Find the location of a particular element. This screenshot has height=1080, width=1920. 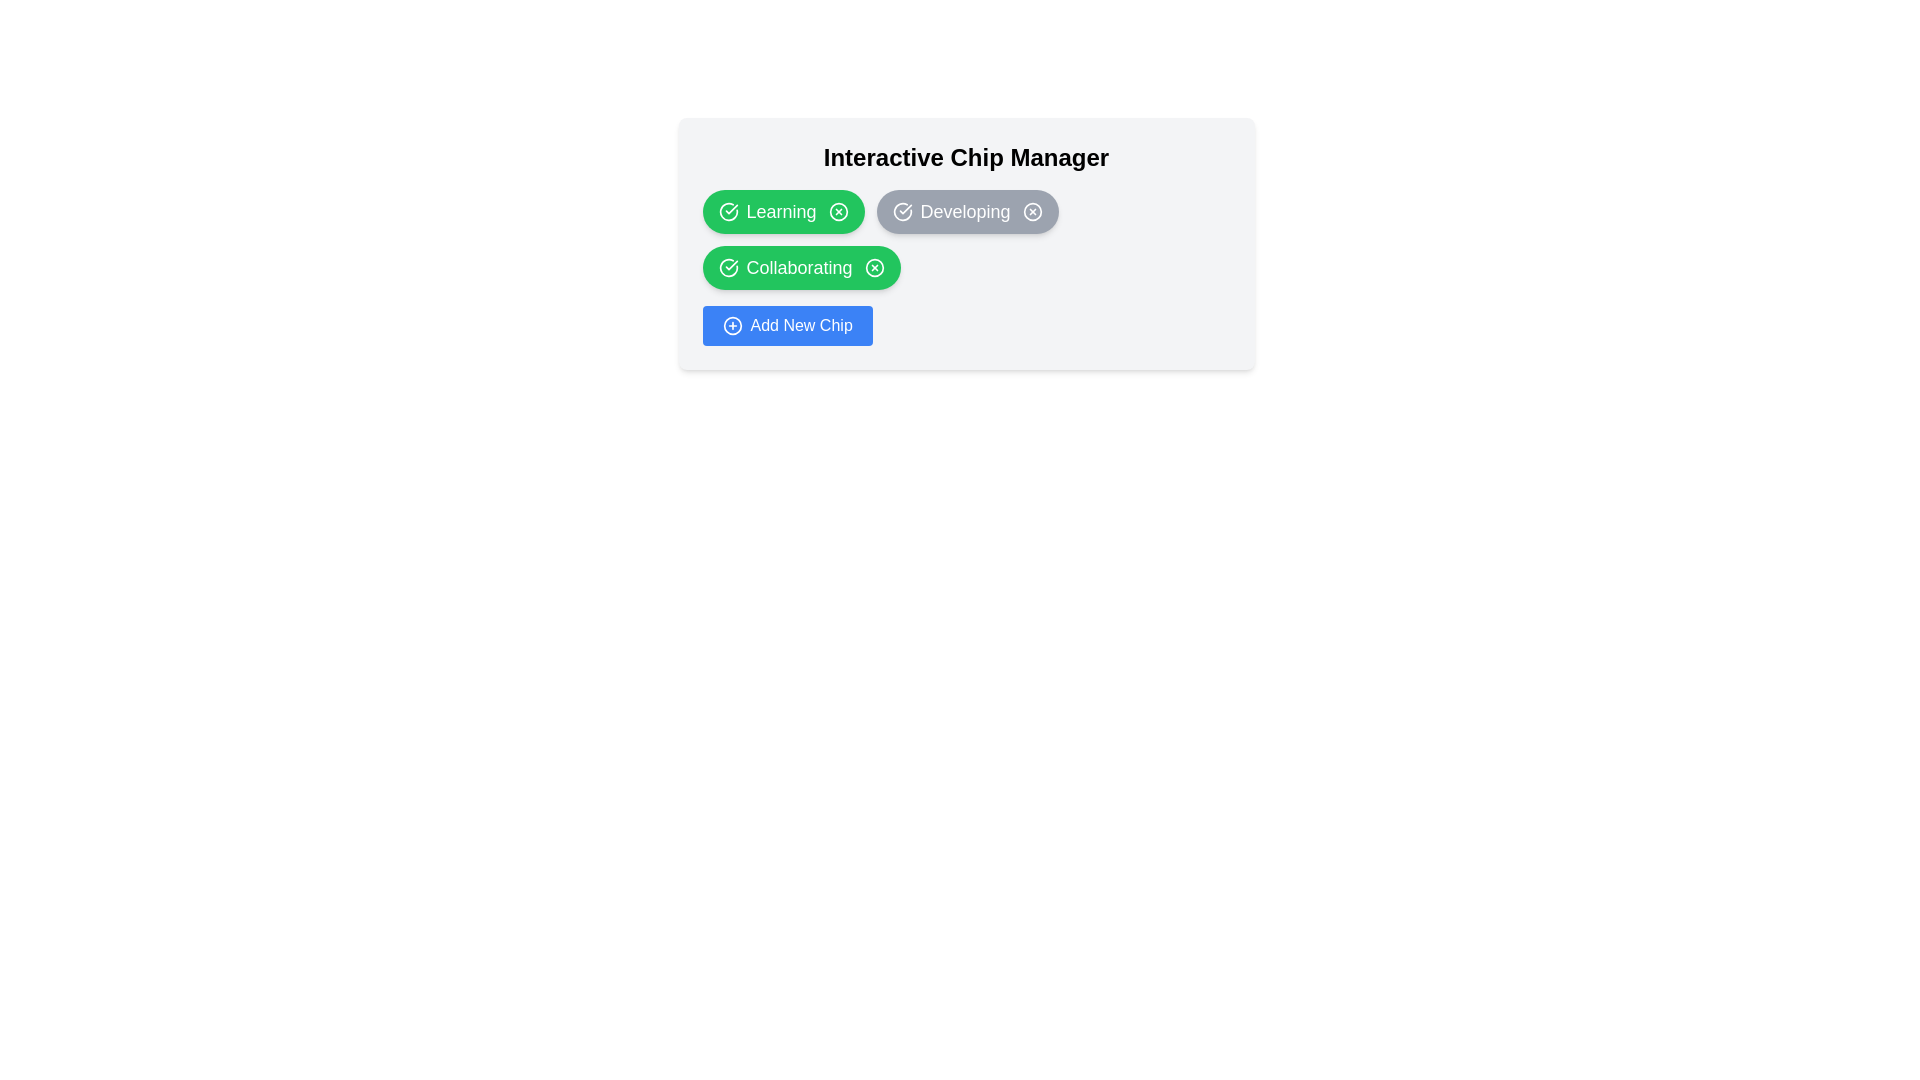

the circular checkmark icon located within the green chip labeled 'Learning', which is the topmost chip in a vertical layout of chips is located at coordinates (727, 212).